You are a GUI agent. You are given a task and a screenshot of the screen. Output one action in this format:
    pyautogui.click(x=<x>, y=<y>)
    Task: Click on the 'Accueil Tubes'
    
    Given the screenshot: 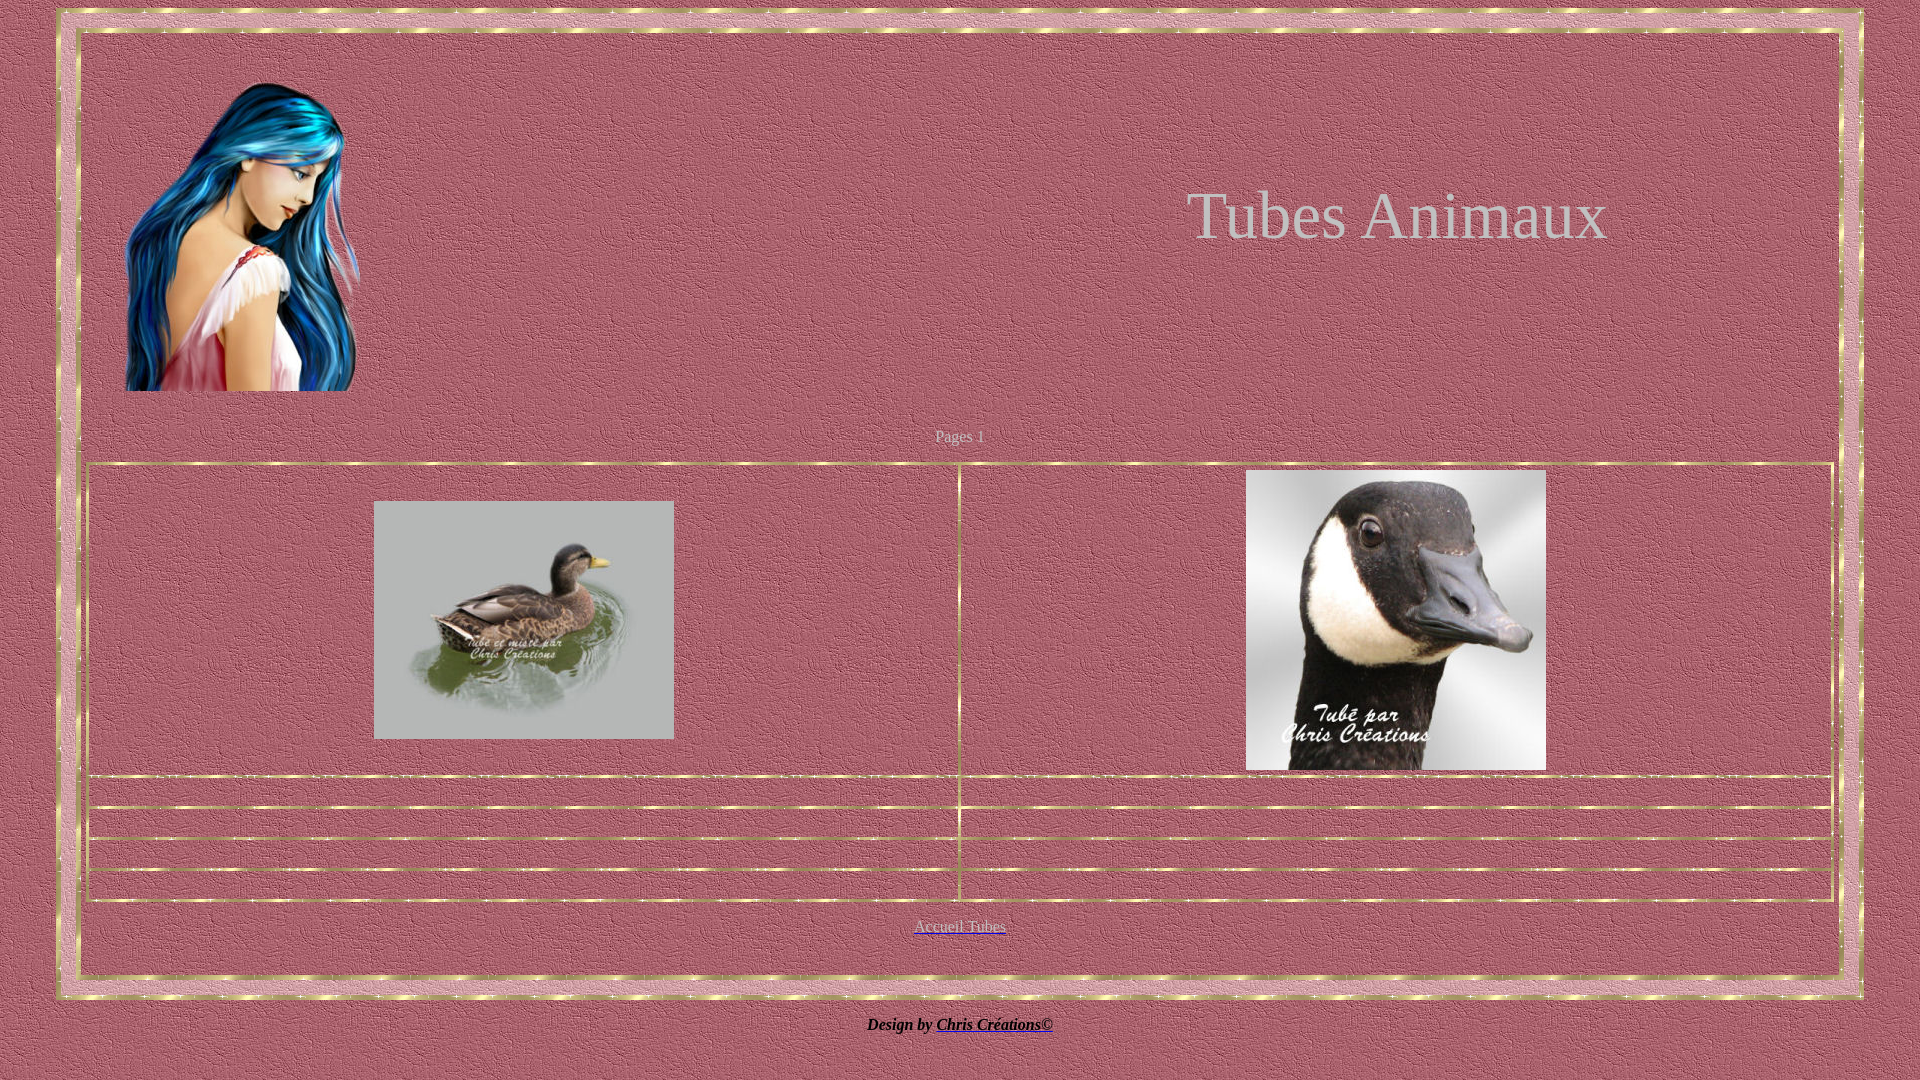 What is the action you would take?
    pyautogui.click(x=960, y=926)
    